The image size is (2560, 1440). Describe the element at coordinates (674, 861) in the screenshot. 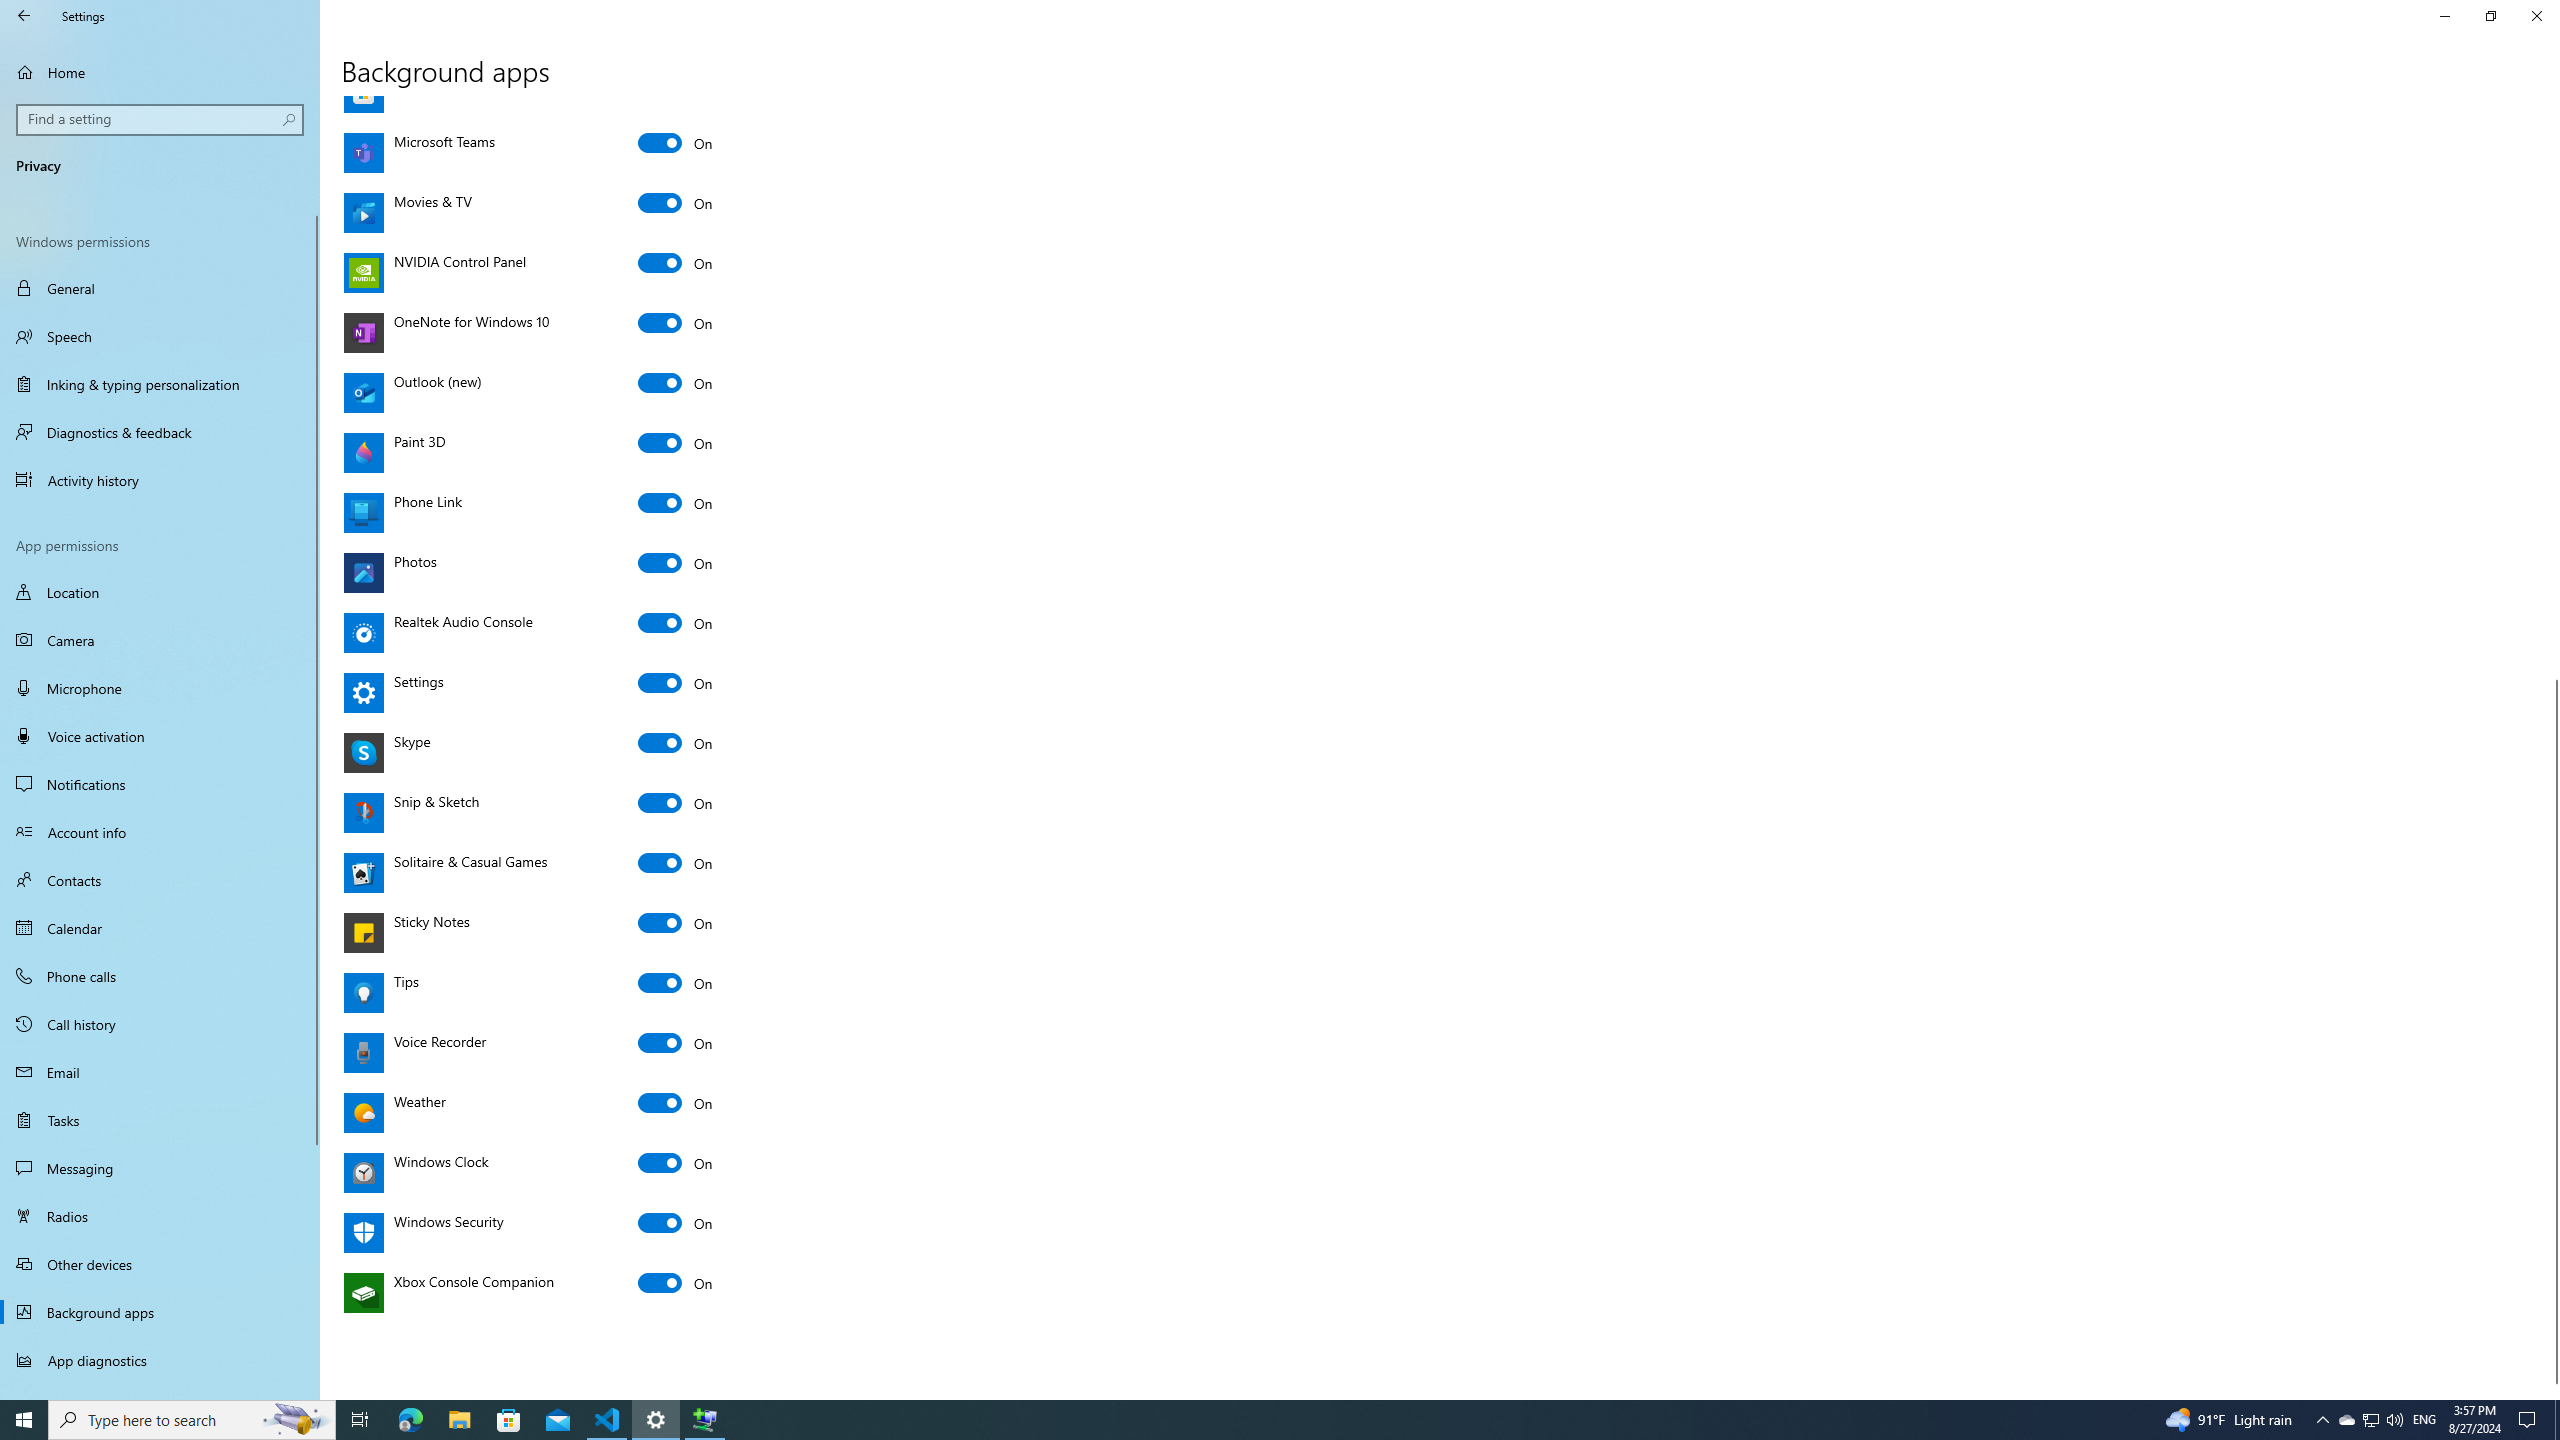

I see `'Solitaire & Casual Games'` at that location.